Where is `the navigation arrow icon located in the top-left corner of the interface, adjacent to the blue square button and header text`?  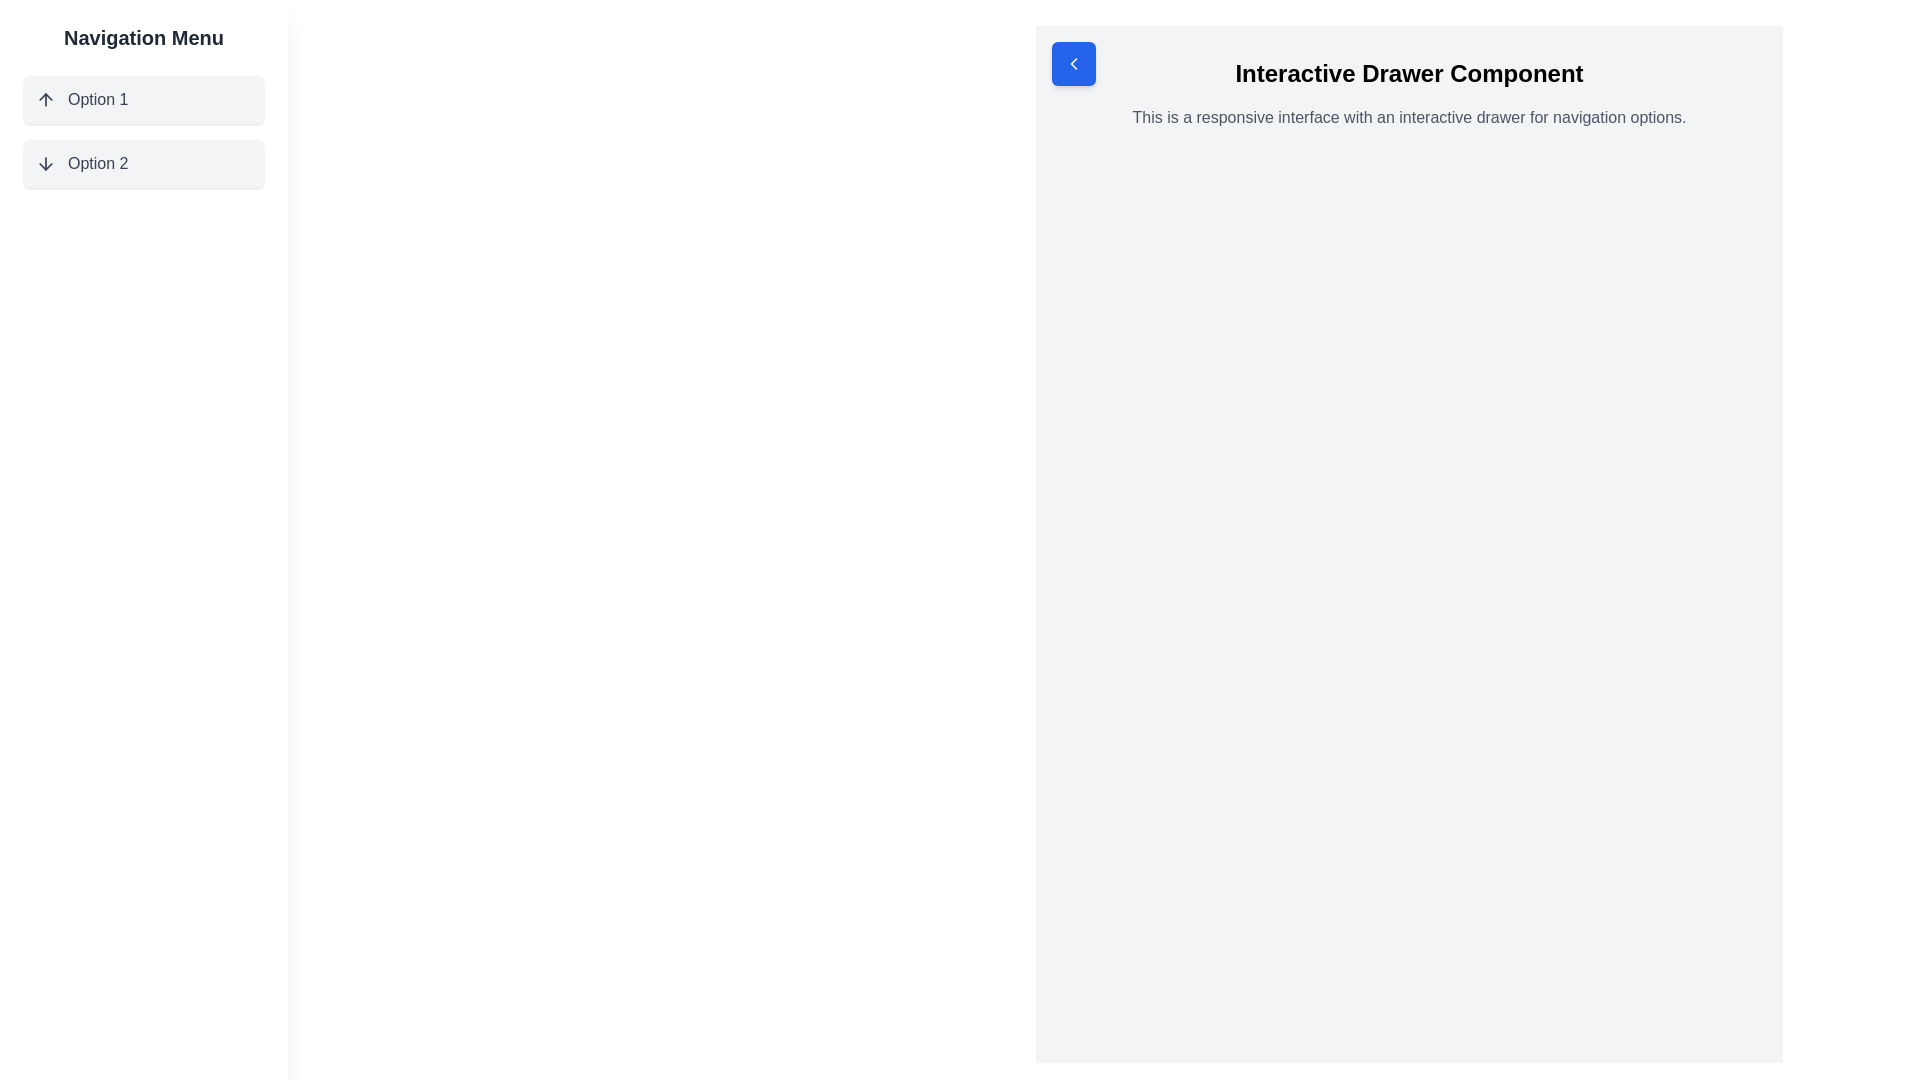 the navigation arrow icon located in the top-left corner of the interface, adjacent to the blue square button and header text is located at coordinates (1073, 63).